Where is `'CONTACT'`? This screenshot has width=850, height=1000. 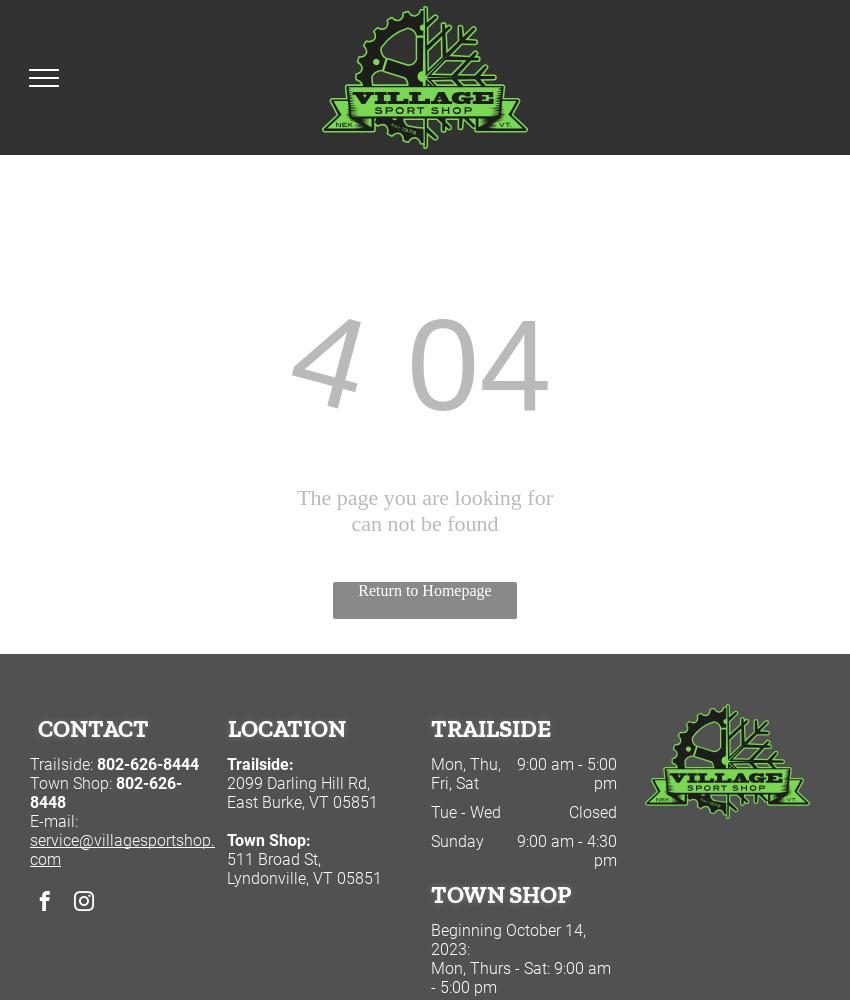
'CONTACT' is located at coordinates (92, 727).